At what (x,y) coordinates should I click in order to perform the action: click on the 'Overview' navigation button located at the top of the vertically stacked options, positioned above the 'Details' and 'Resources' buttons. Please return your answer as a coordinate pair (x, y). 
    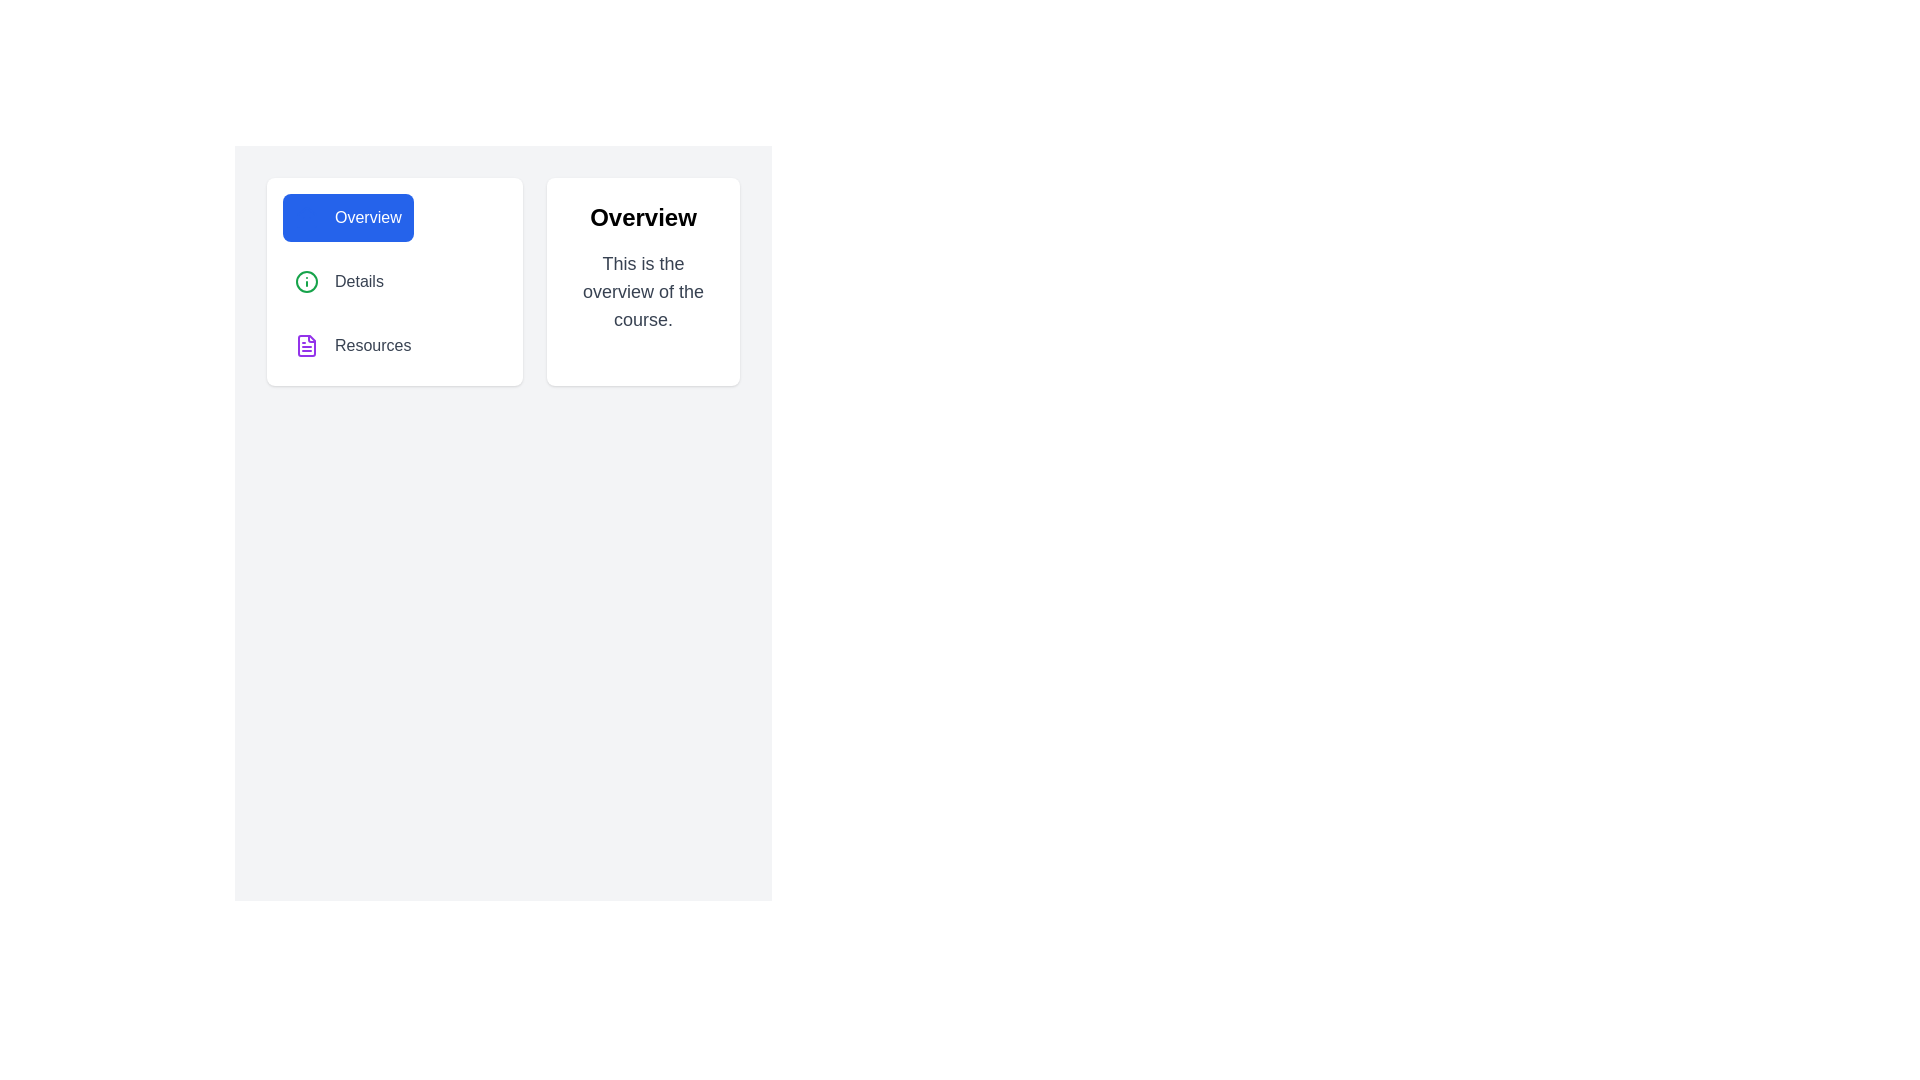
    Looking at the image, I should click on (348, 218).